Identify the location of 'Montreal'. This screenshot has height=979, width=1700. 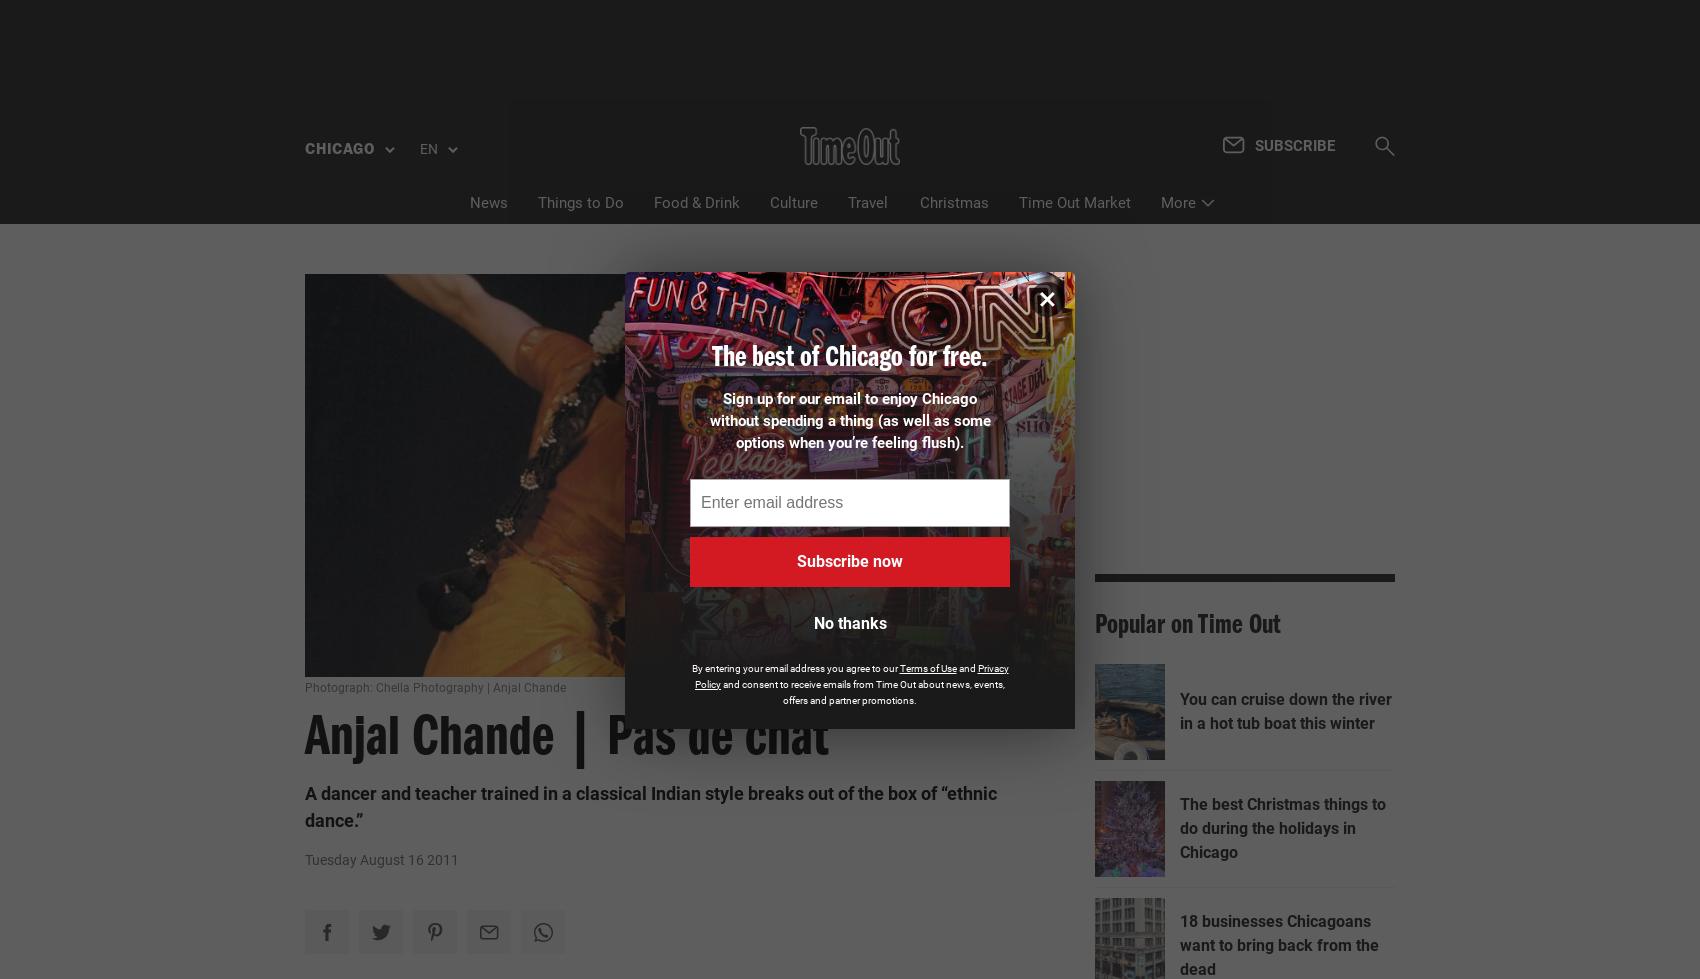
(365, 573).